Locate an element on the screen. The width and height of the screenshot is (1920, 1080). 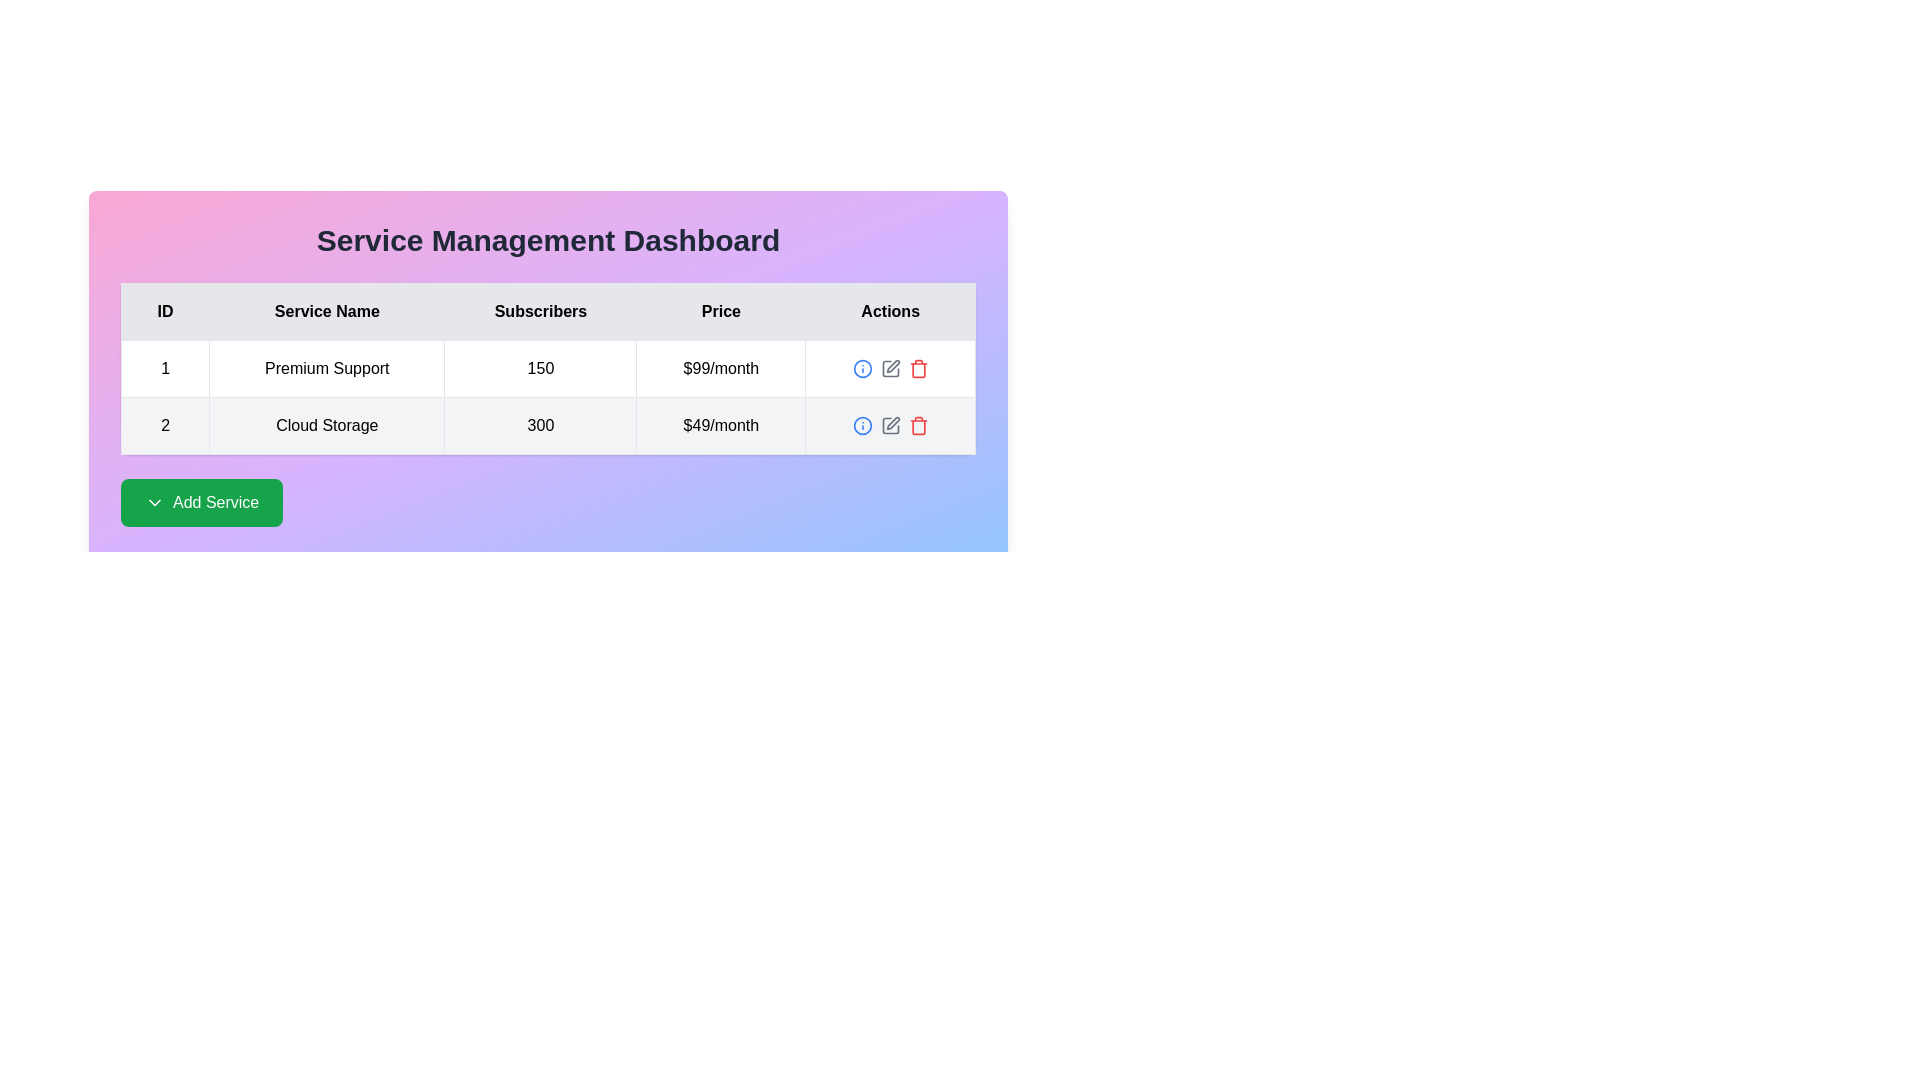
the 'Actions' text label in the header of the table, which is the last cell in a row of headers with a gray background is located at coordinates (889, 312).